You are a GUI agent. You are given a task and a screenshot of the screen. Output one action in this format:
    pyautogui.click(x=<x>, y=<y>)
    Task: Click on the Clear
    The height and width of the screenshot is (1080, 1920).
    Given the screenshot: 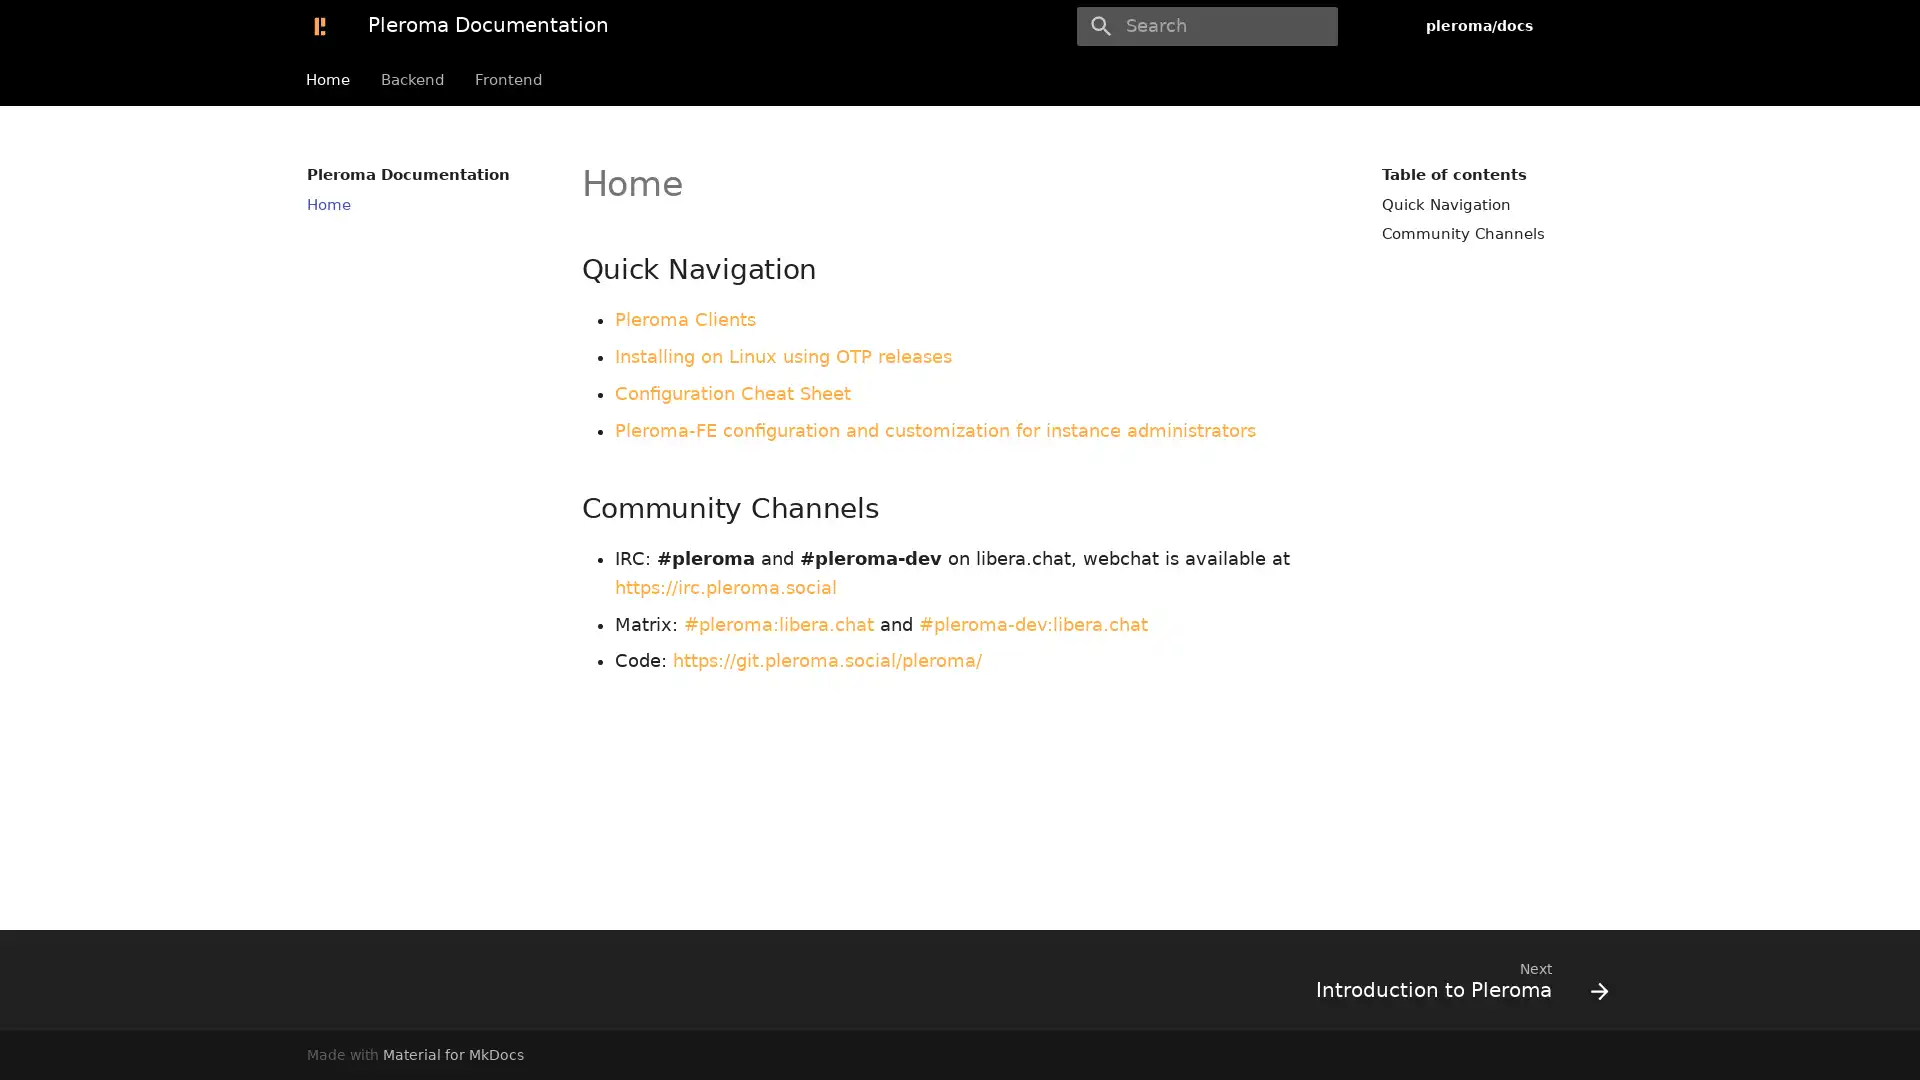 What is the action you would take?
    pyautogui.click(x=1314, y=26)
    